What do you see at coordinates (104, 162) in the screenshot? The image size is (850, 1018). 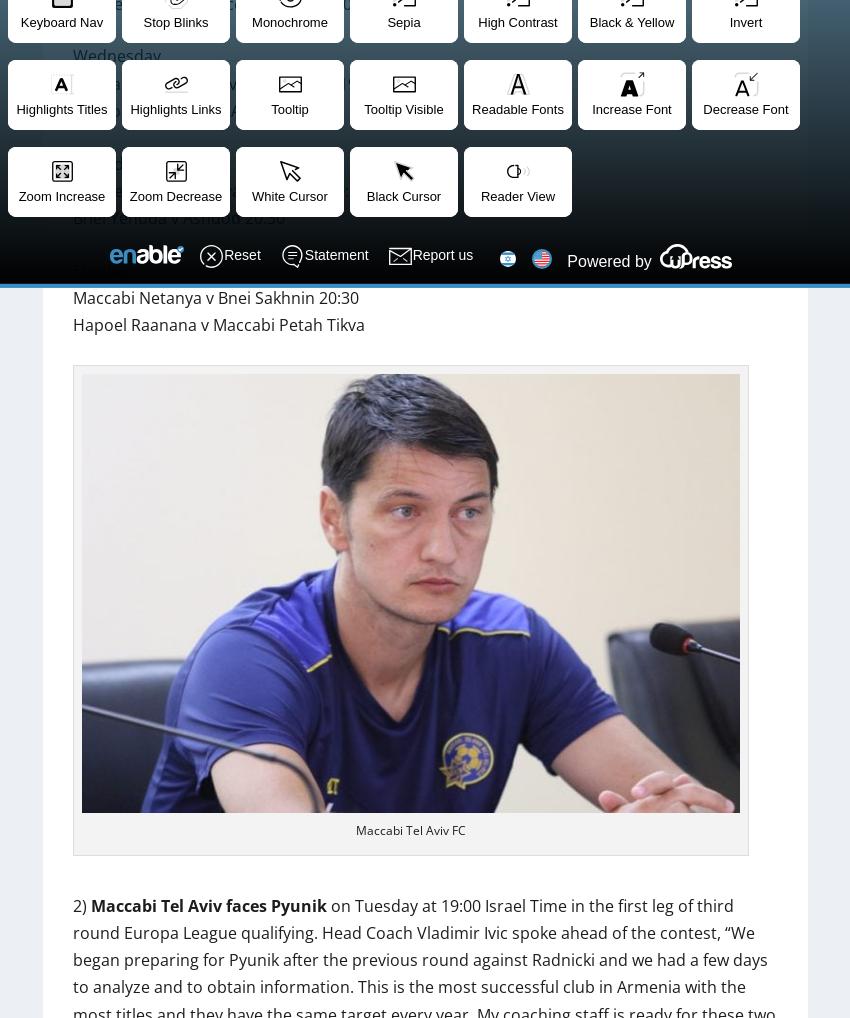 I see `'Saturday'` at bounding box center [104, 162].